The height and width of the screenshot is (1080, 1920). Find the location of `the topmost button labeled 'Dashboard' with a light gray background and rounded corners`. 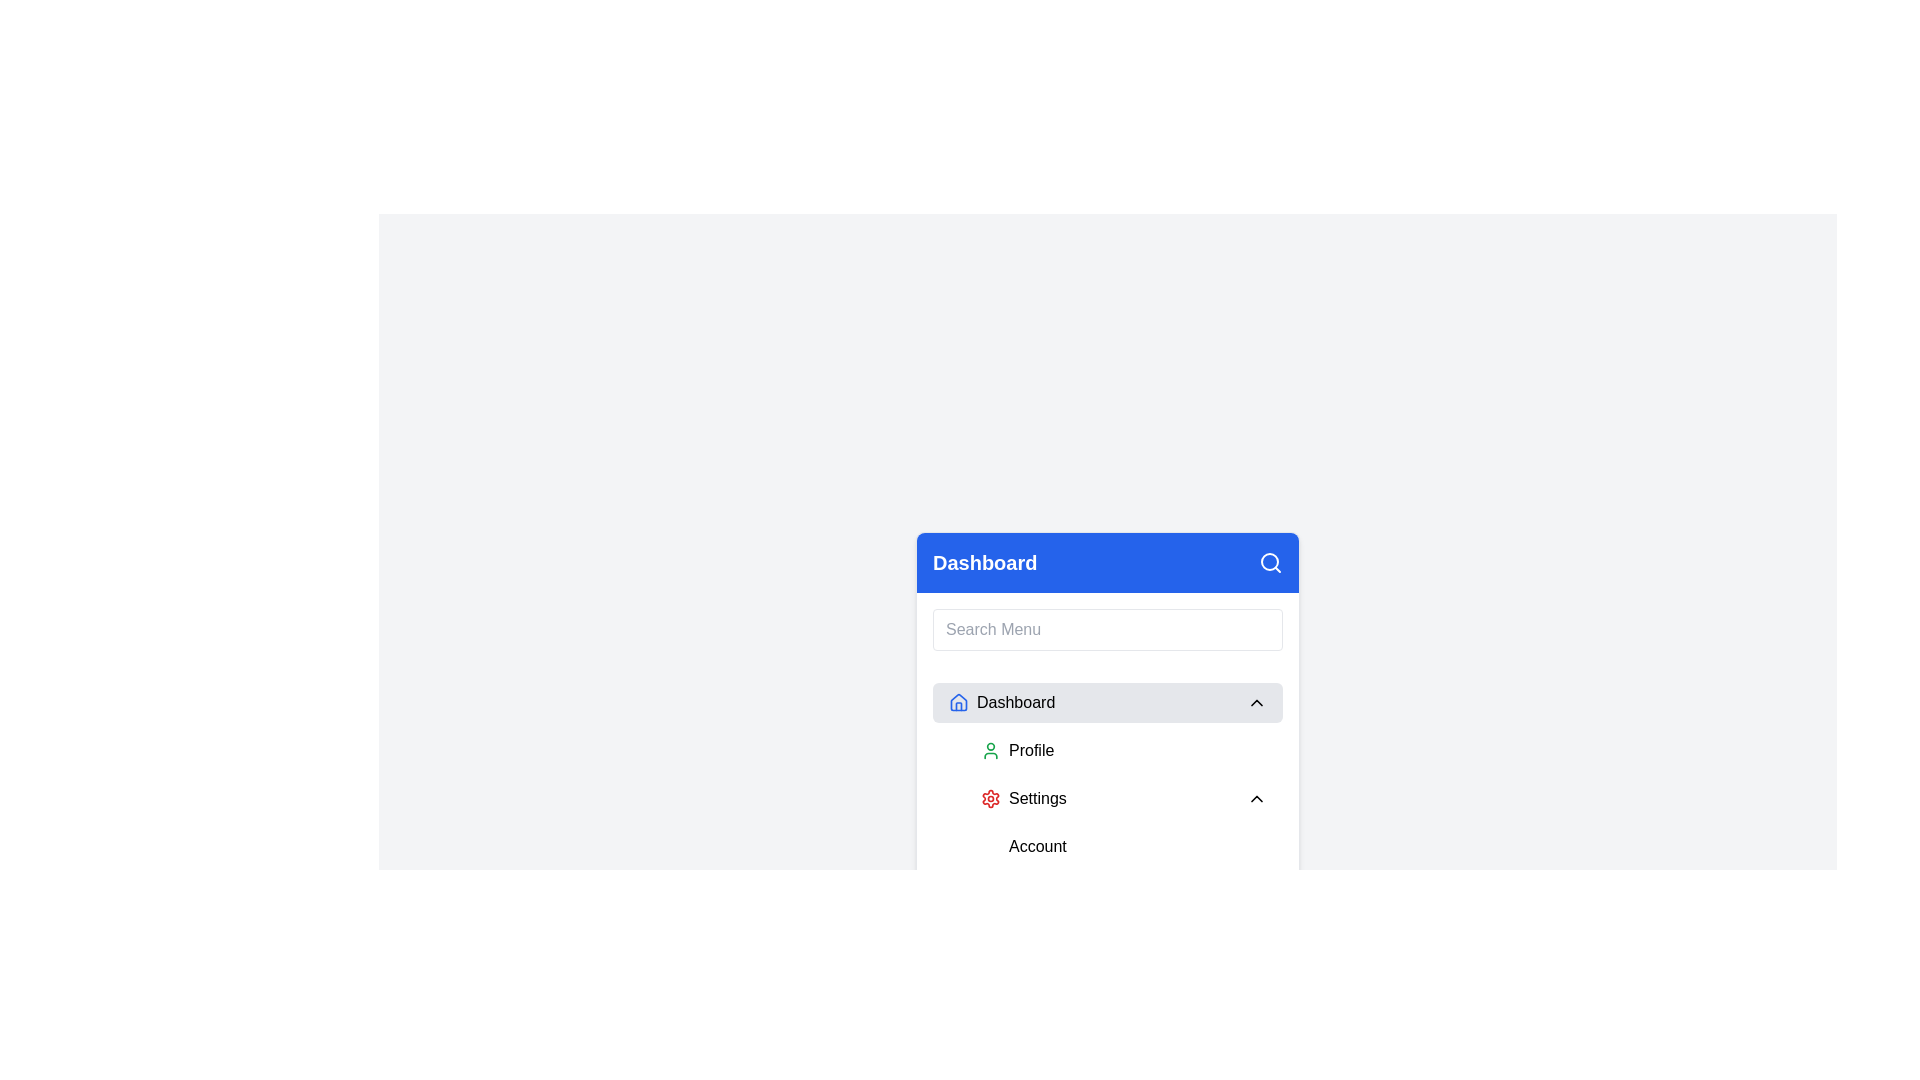

the topmost button labeled 'Dashboard' with a light gray background and rounded corners is located at coordinates (1107, 701).